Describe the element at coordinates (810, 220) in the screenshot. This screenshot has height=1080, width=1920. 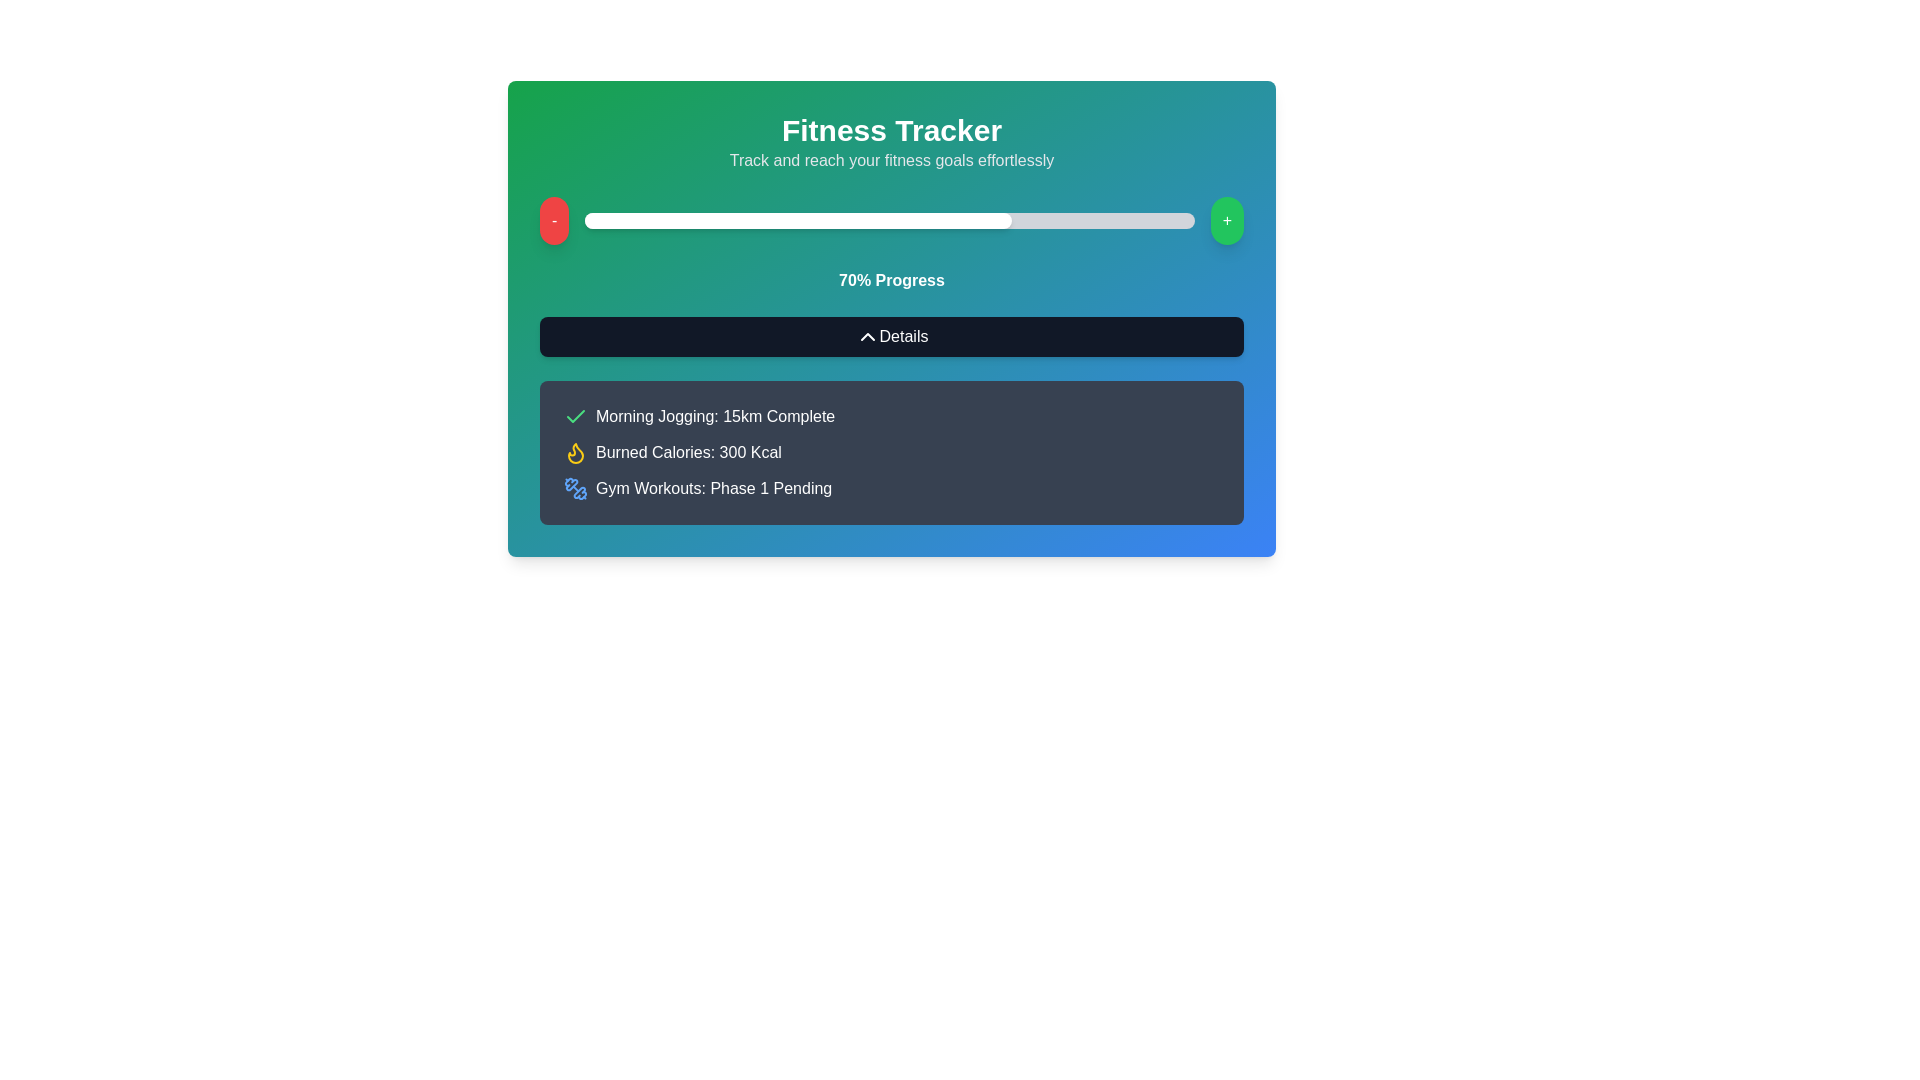
I see `progress` at that location.